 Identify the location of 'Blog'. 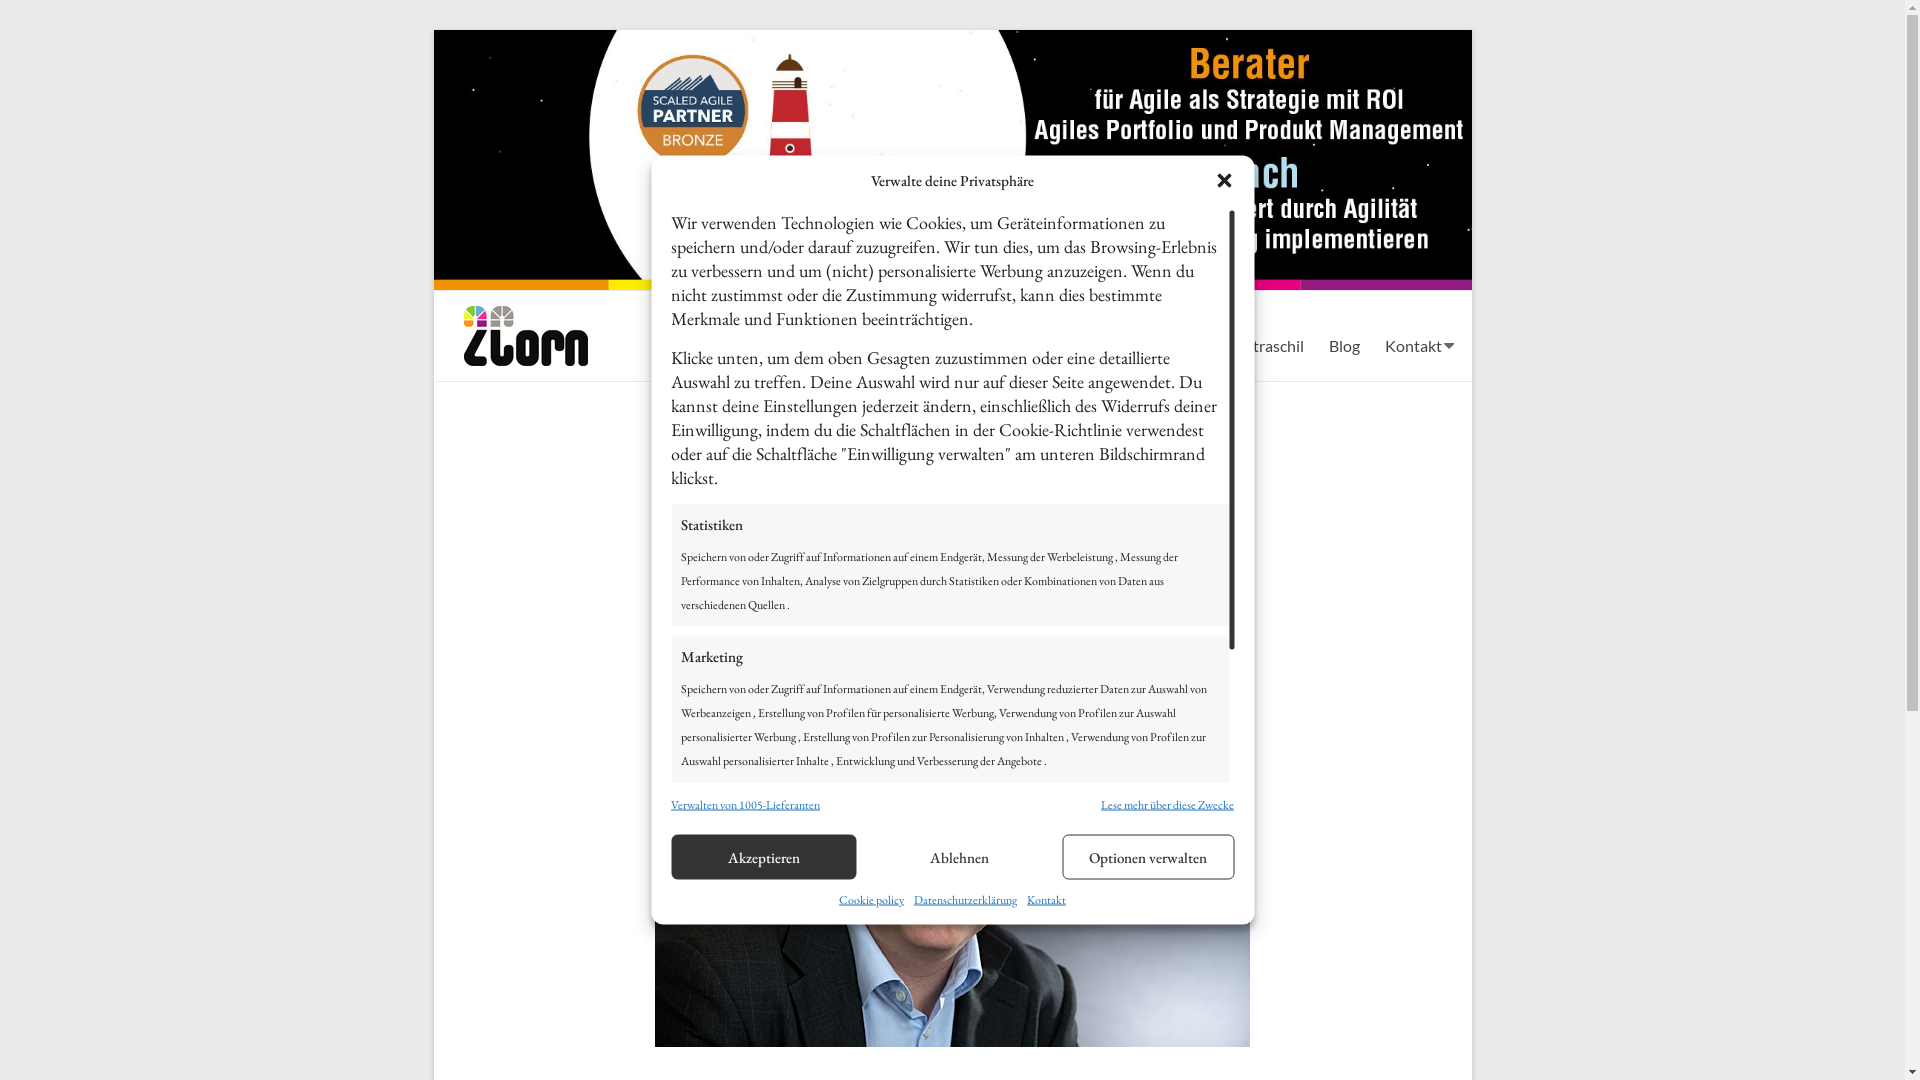
(1343, 343).